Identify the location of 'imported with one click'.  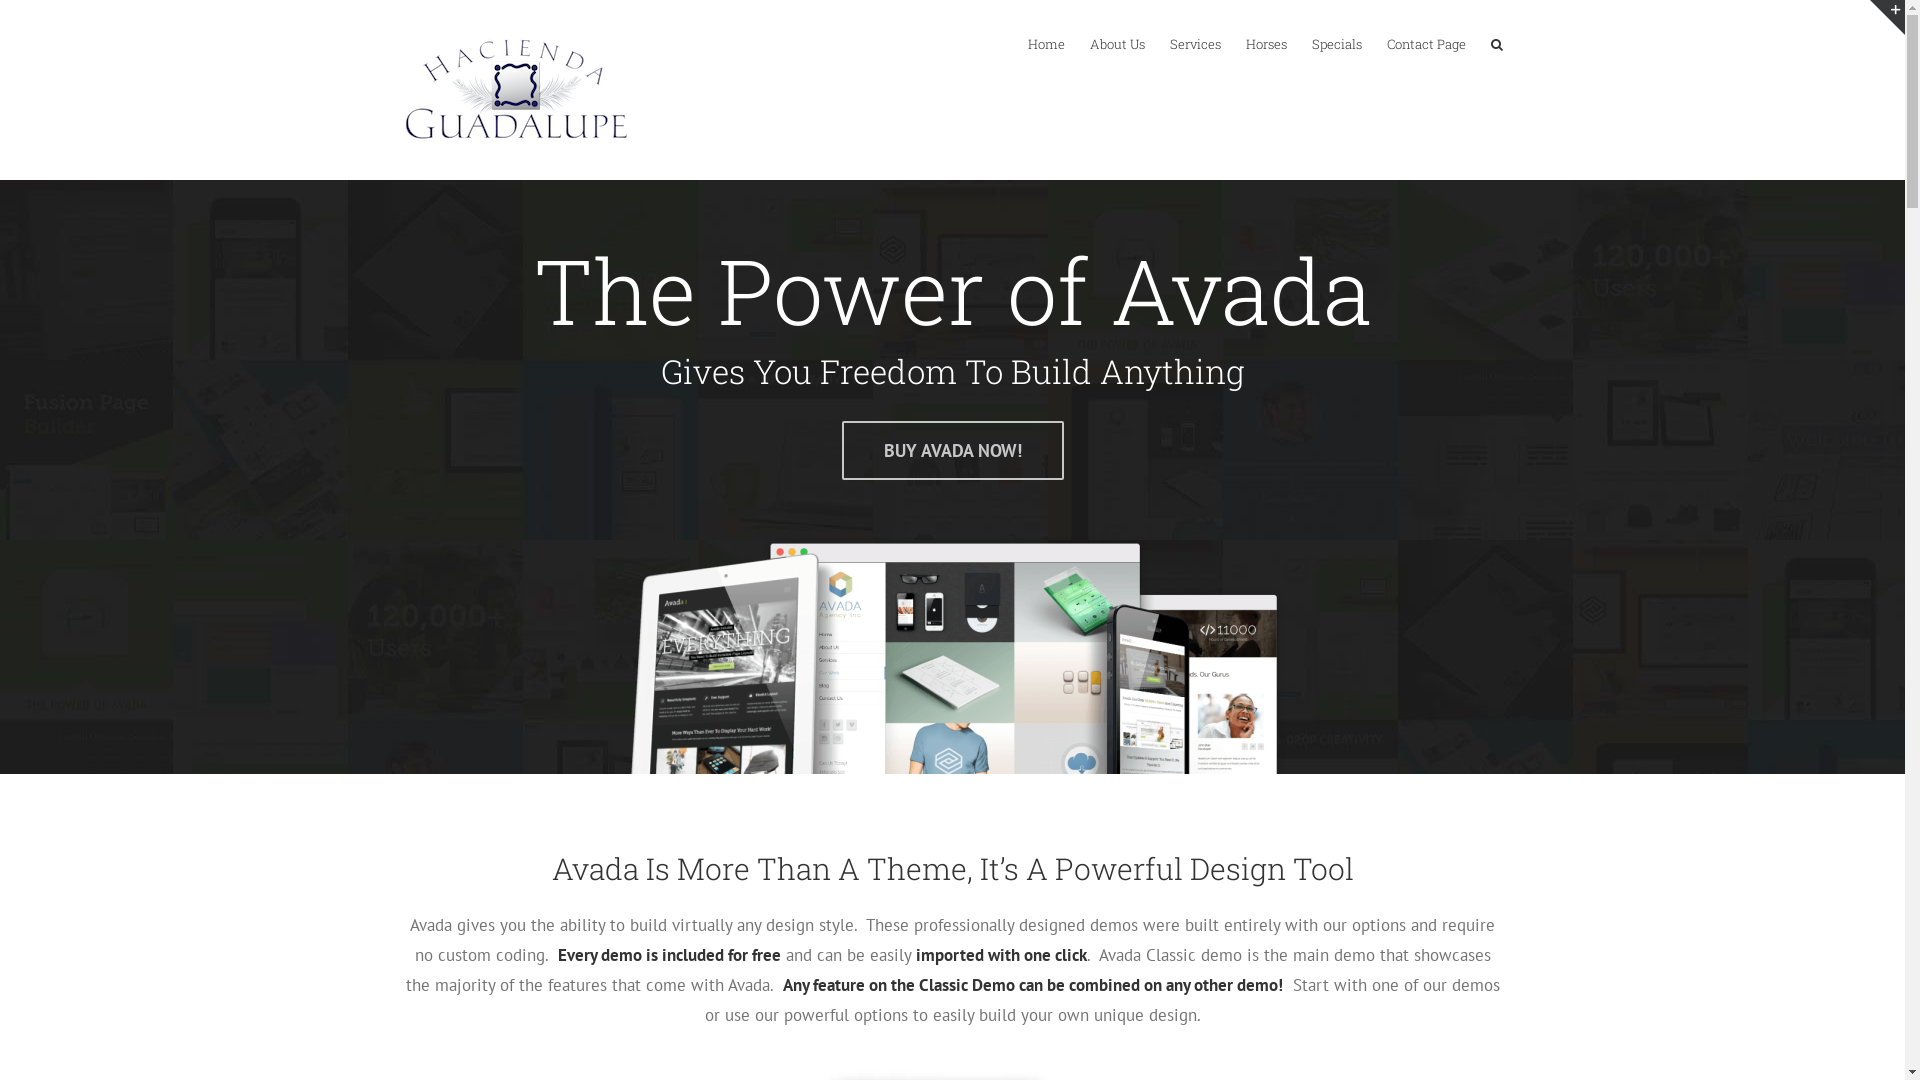
(1001, 954).